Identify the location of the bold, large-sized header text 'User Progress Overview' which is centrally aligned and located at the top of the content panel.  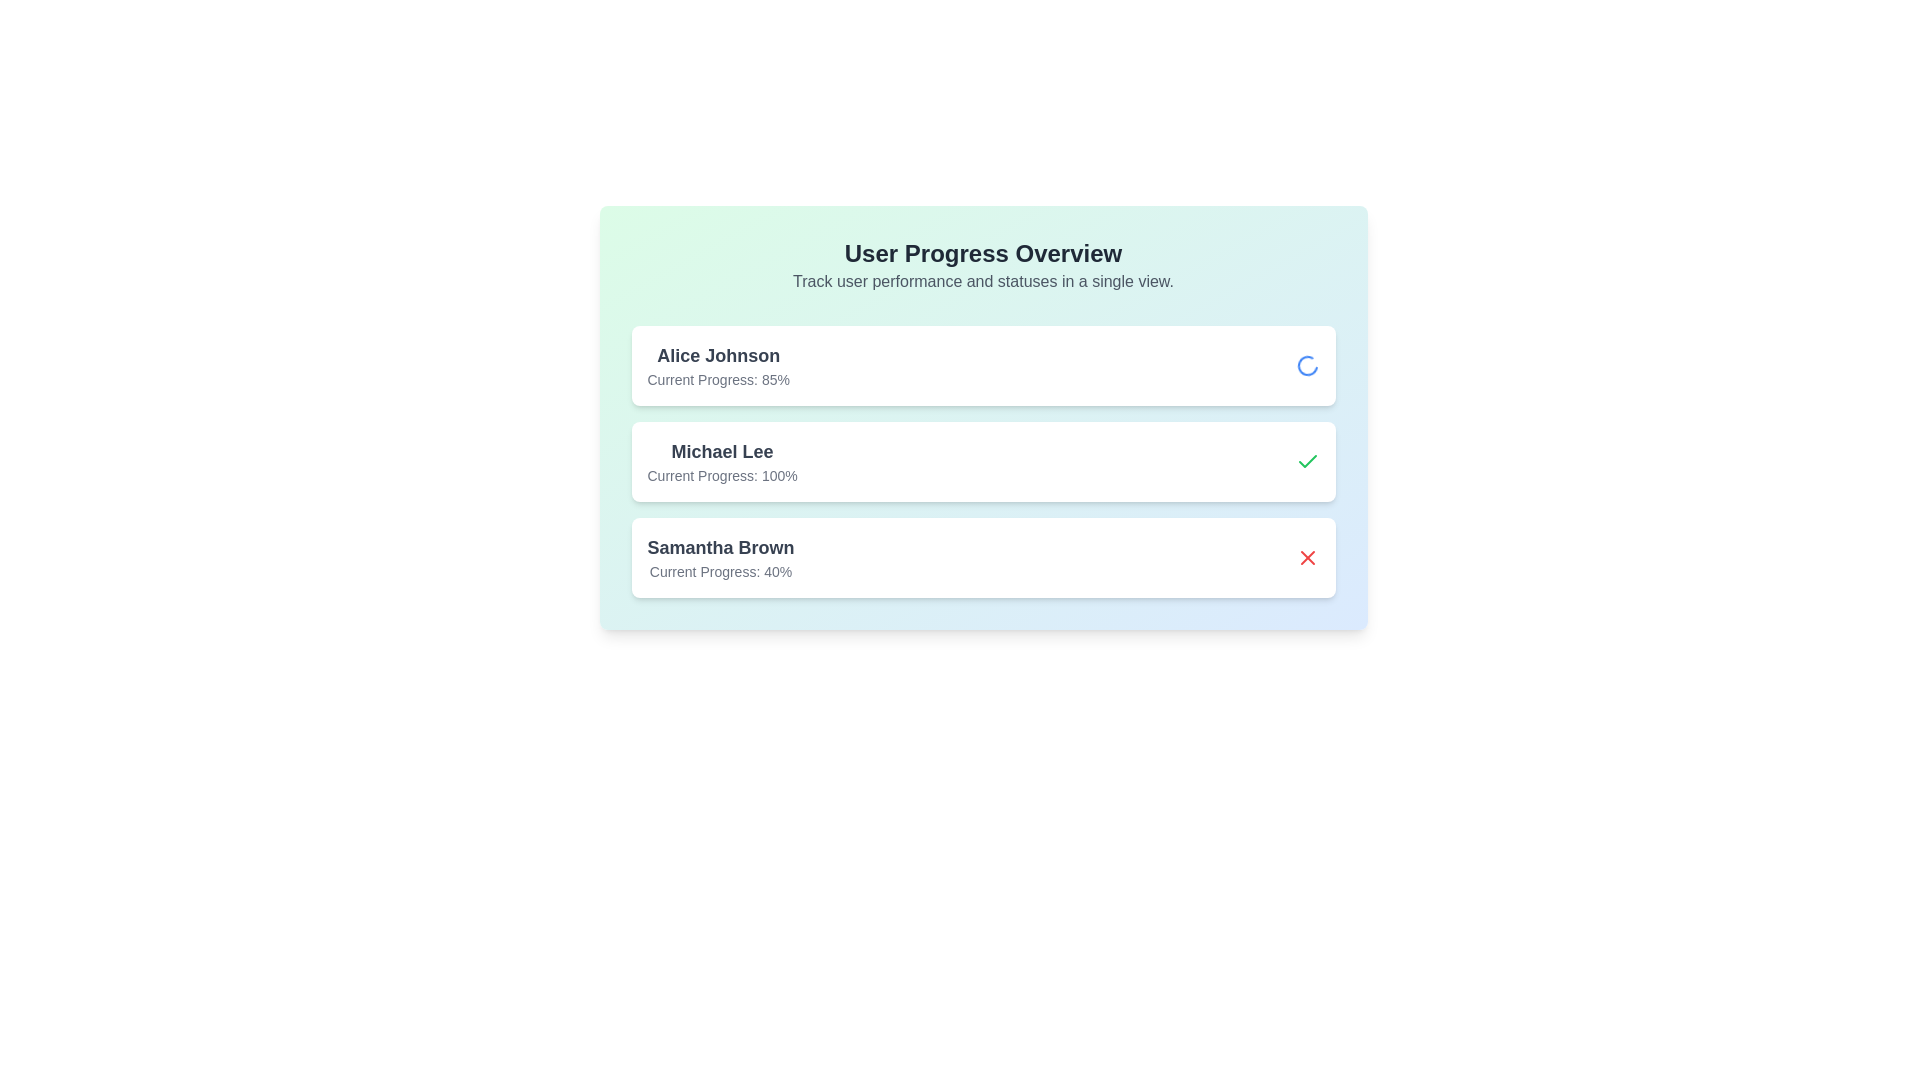
(983, 253).